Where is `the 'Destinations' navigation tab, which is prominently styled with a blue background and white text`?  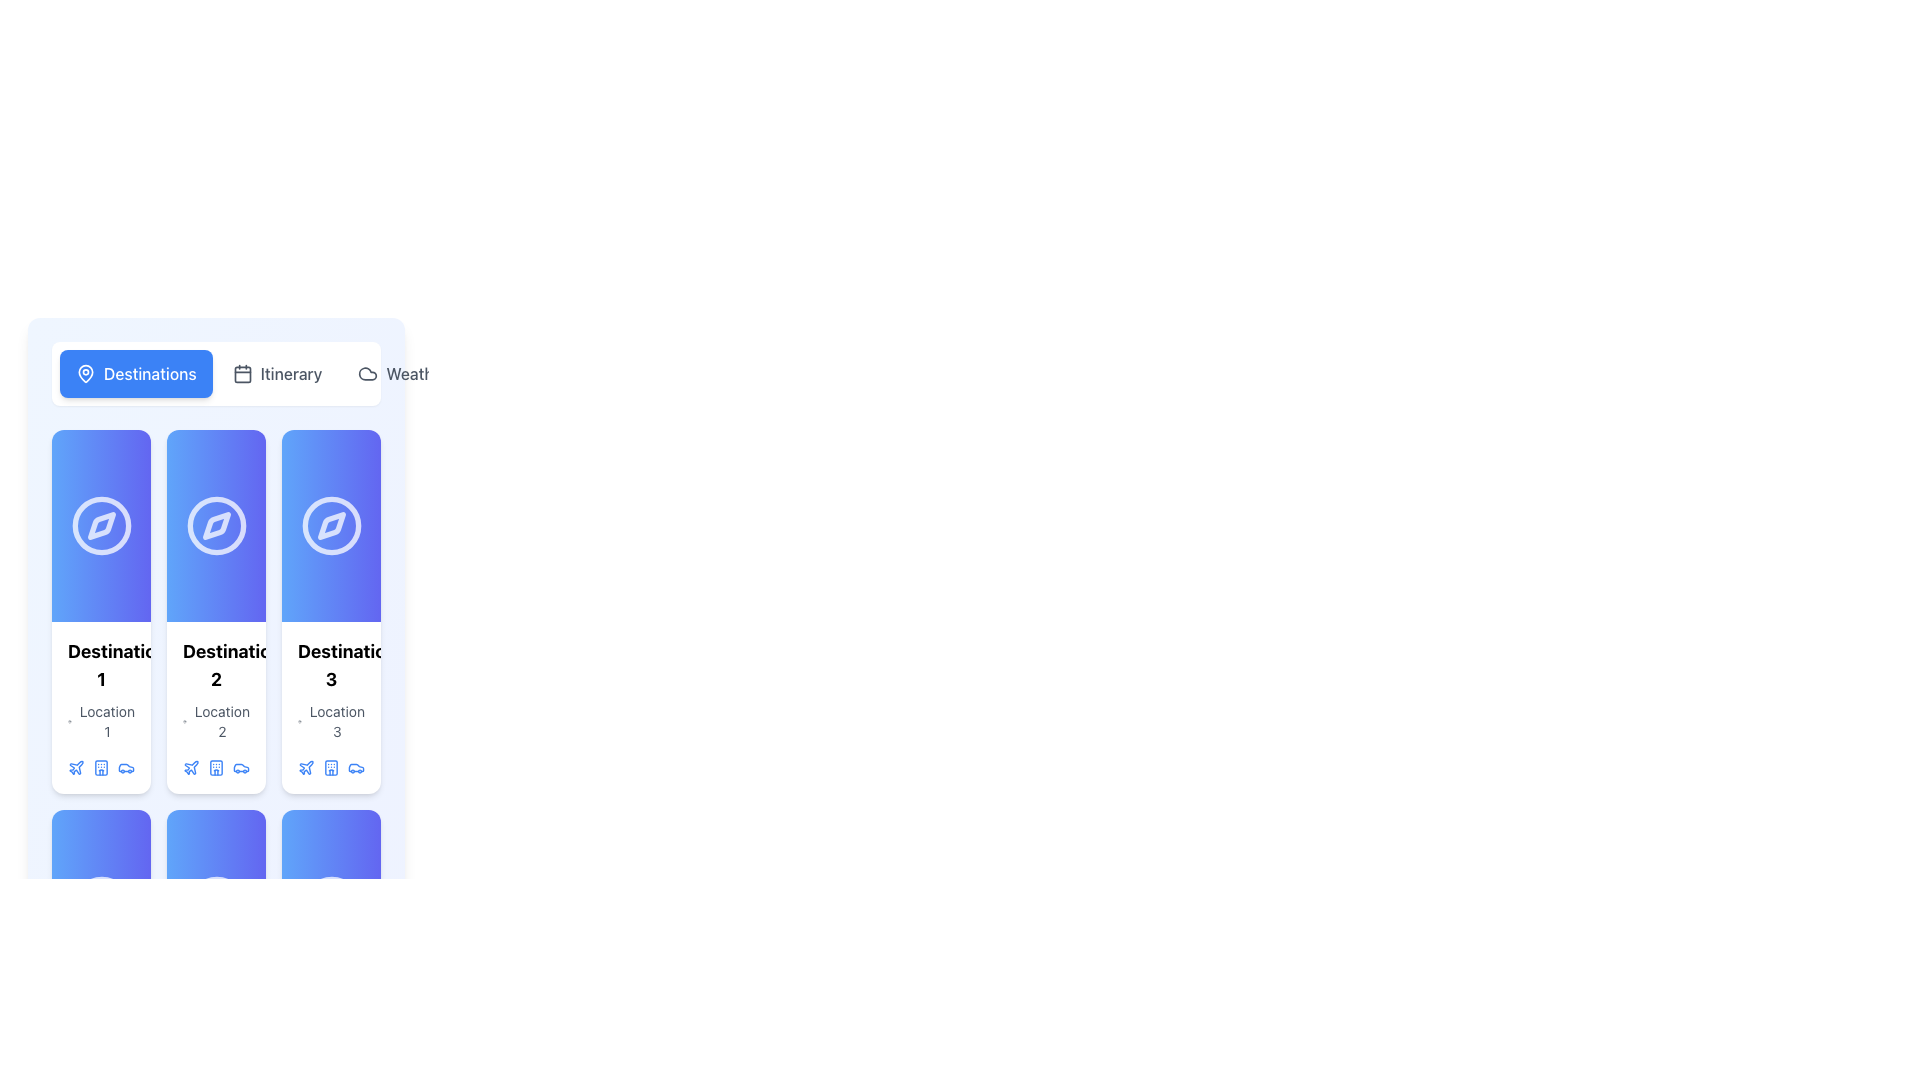
the 'Destinations' navigation tab, which is prominently styled with a blue background and white text is located at coordinates (216, 374).